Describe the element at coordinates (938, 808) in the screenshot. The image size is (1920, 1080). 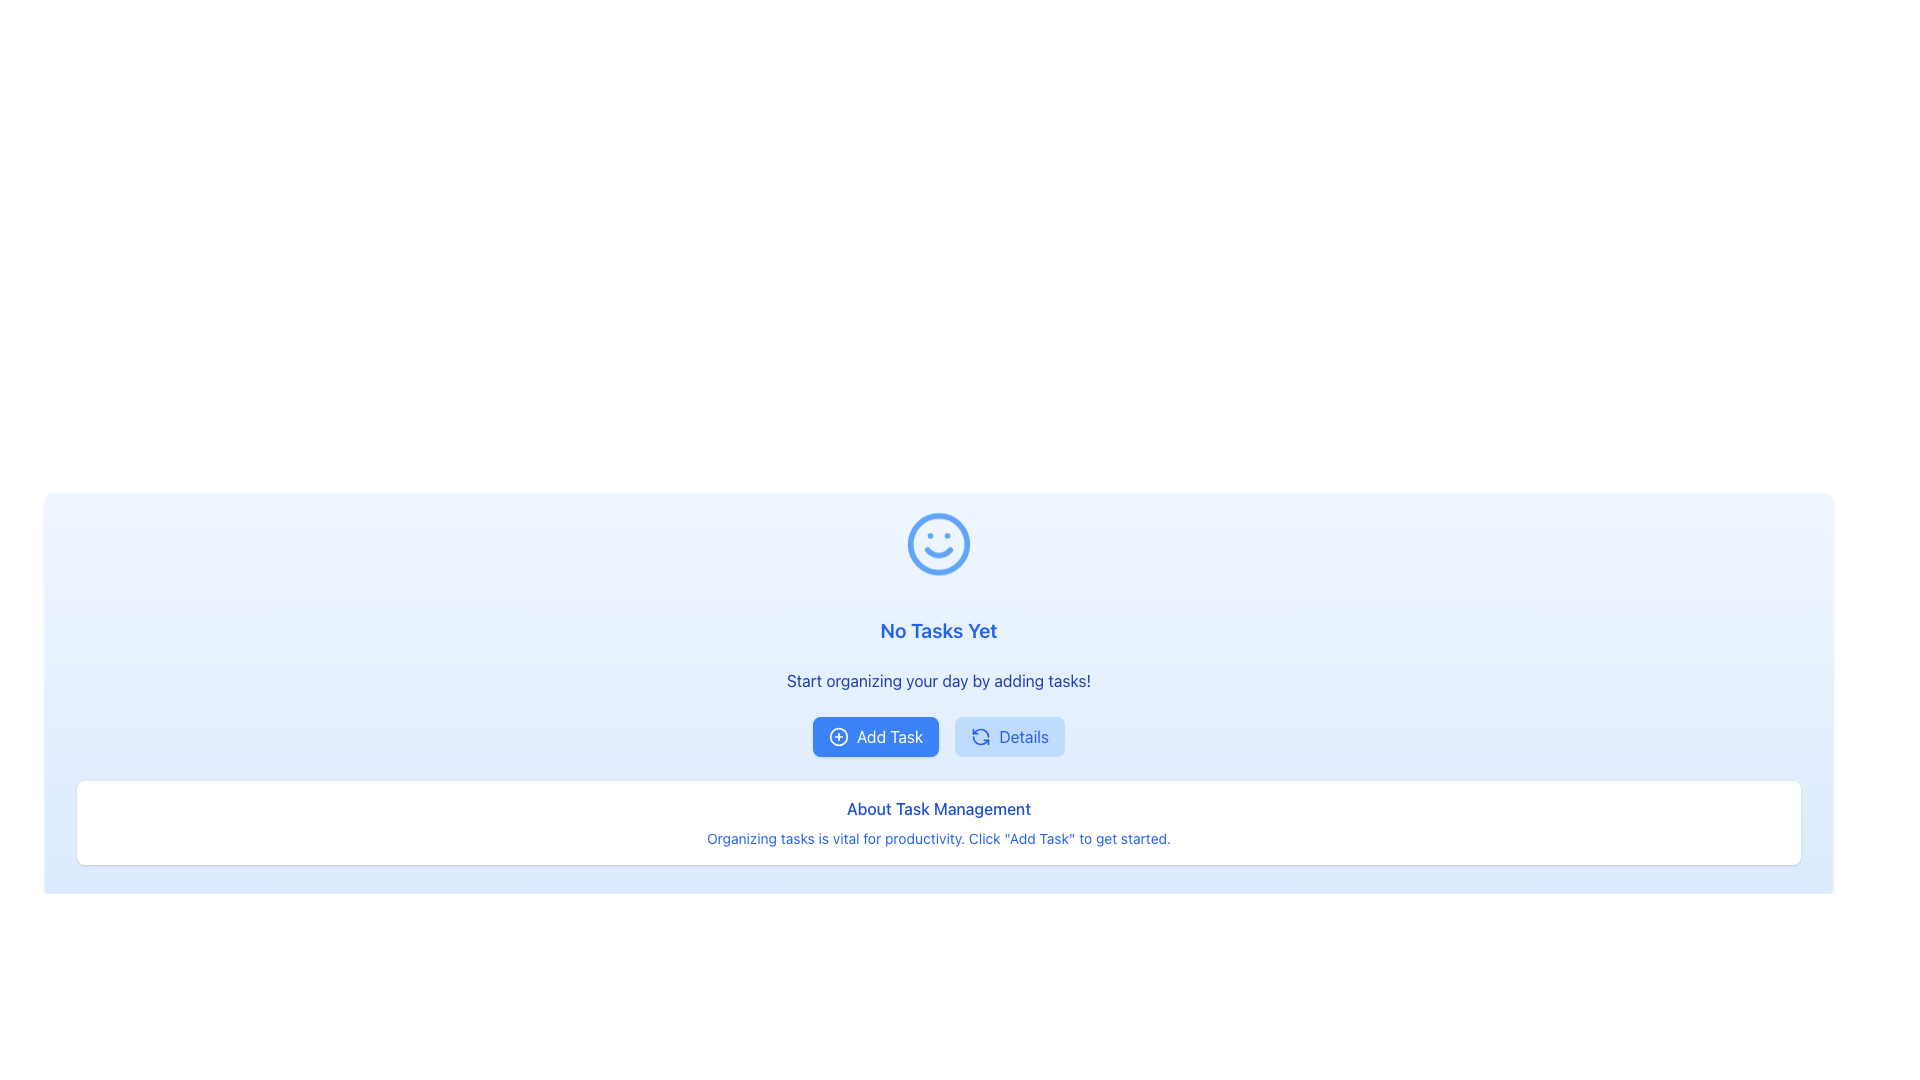
I see `the text label displaying 'About Task Management', which is styled in blue and part of an informational section within a white rounded box` at that location.